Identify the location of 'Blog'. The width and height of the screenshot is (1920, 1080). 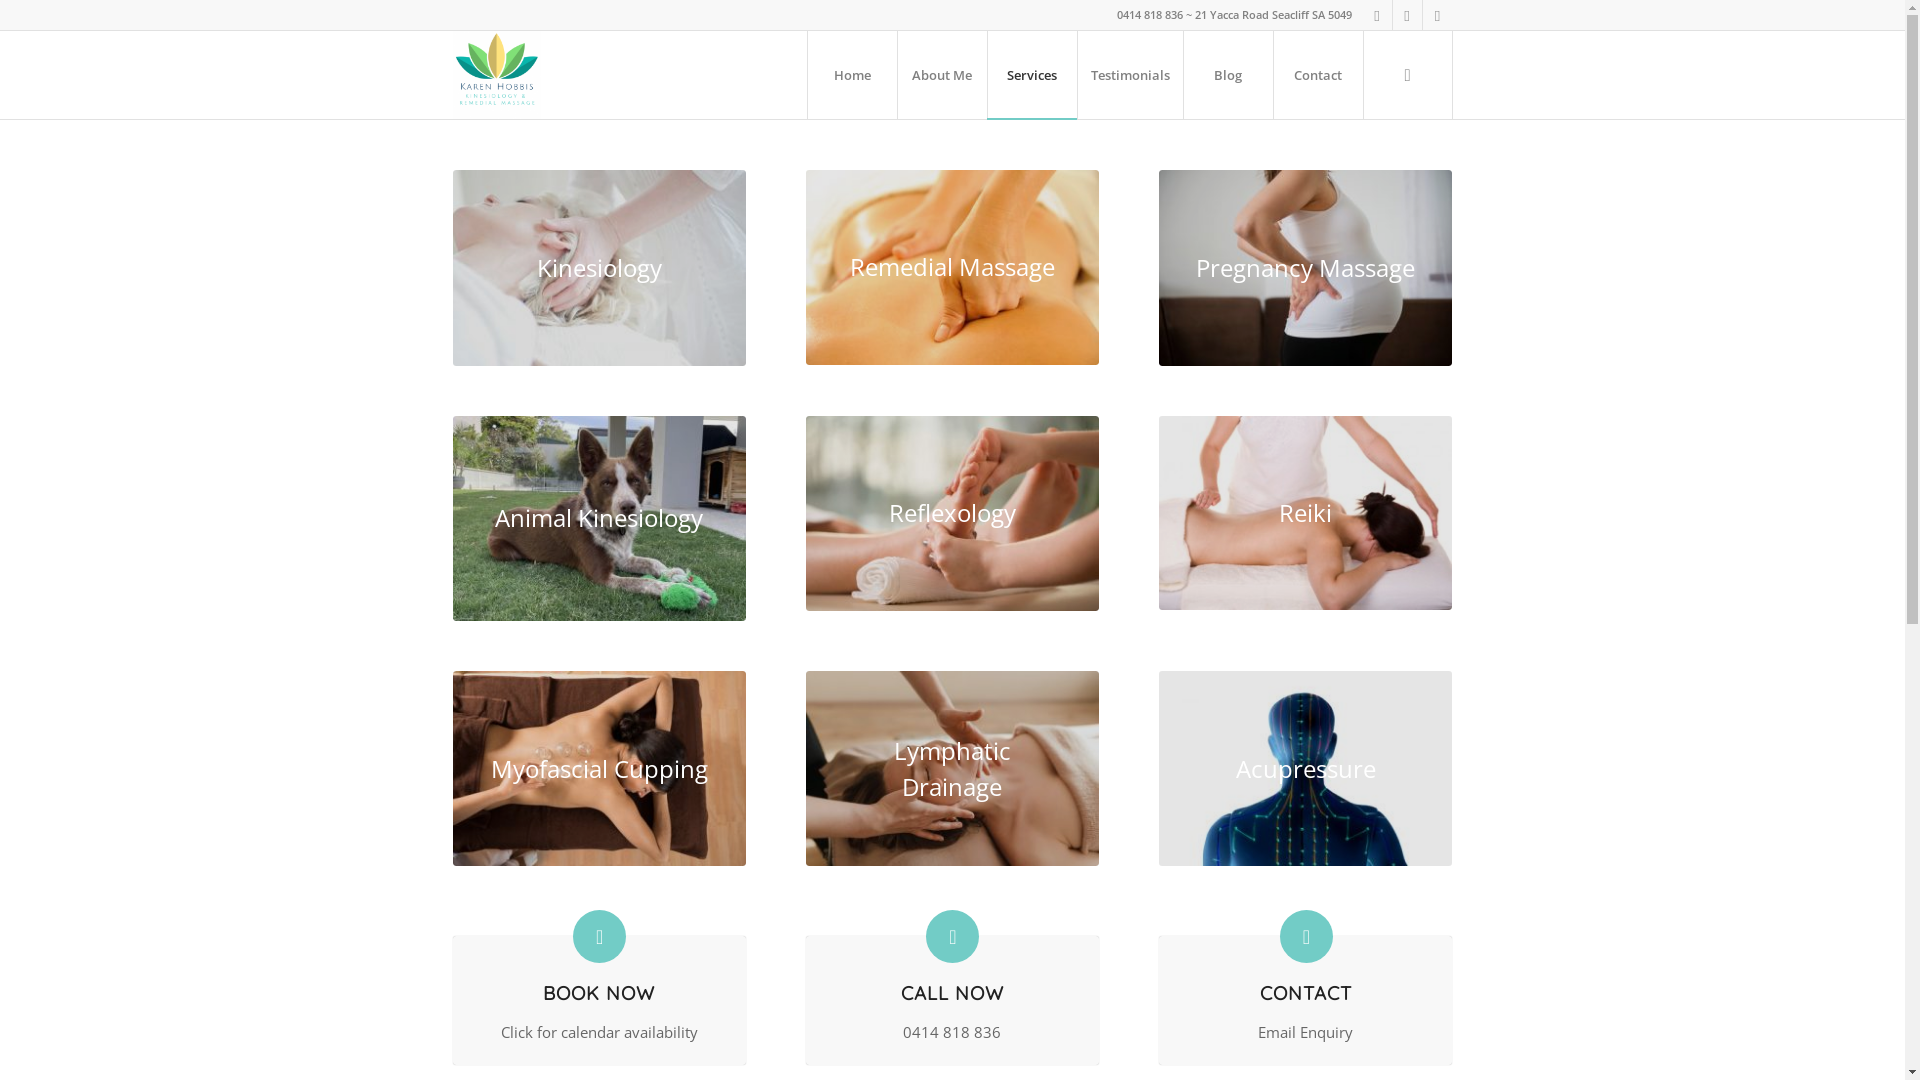
(1181, 73).